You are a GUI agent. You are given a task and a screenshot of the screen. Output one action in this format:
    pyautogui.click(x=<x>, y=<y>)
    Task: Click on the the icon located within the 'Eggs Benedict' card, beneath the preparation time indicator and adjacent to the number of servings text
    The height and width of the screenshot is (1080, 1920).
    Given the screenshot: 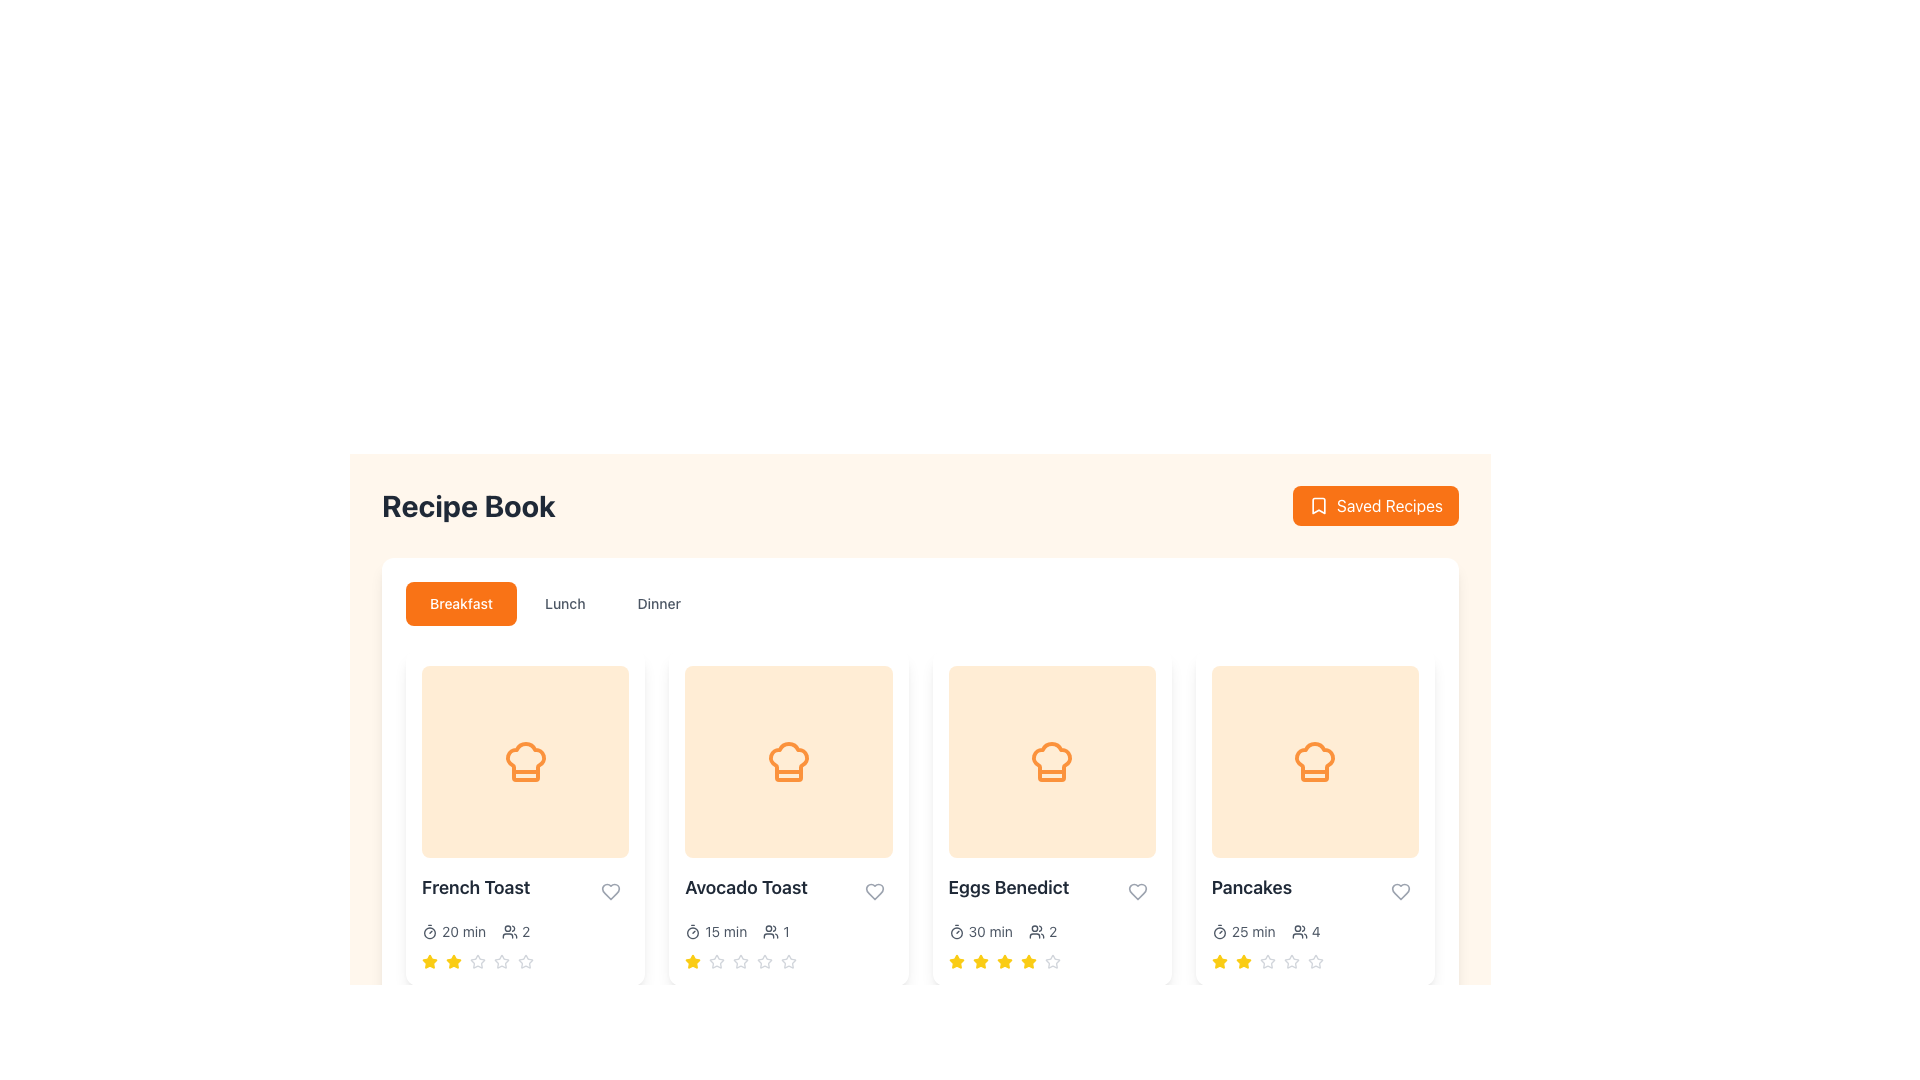 What is the action you would take?
    pyautogui.click(x=1036, y=932)
    